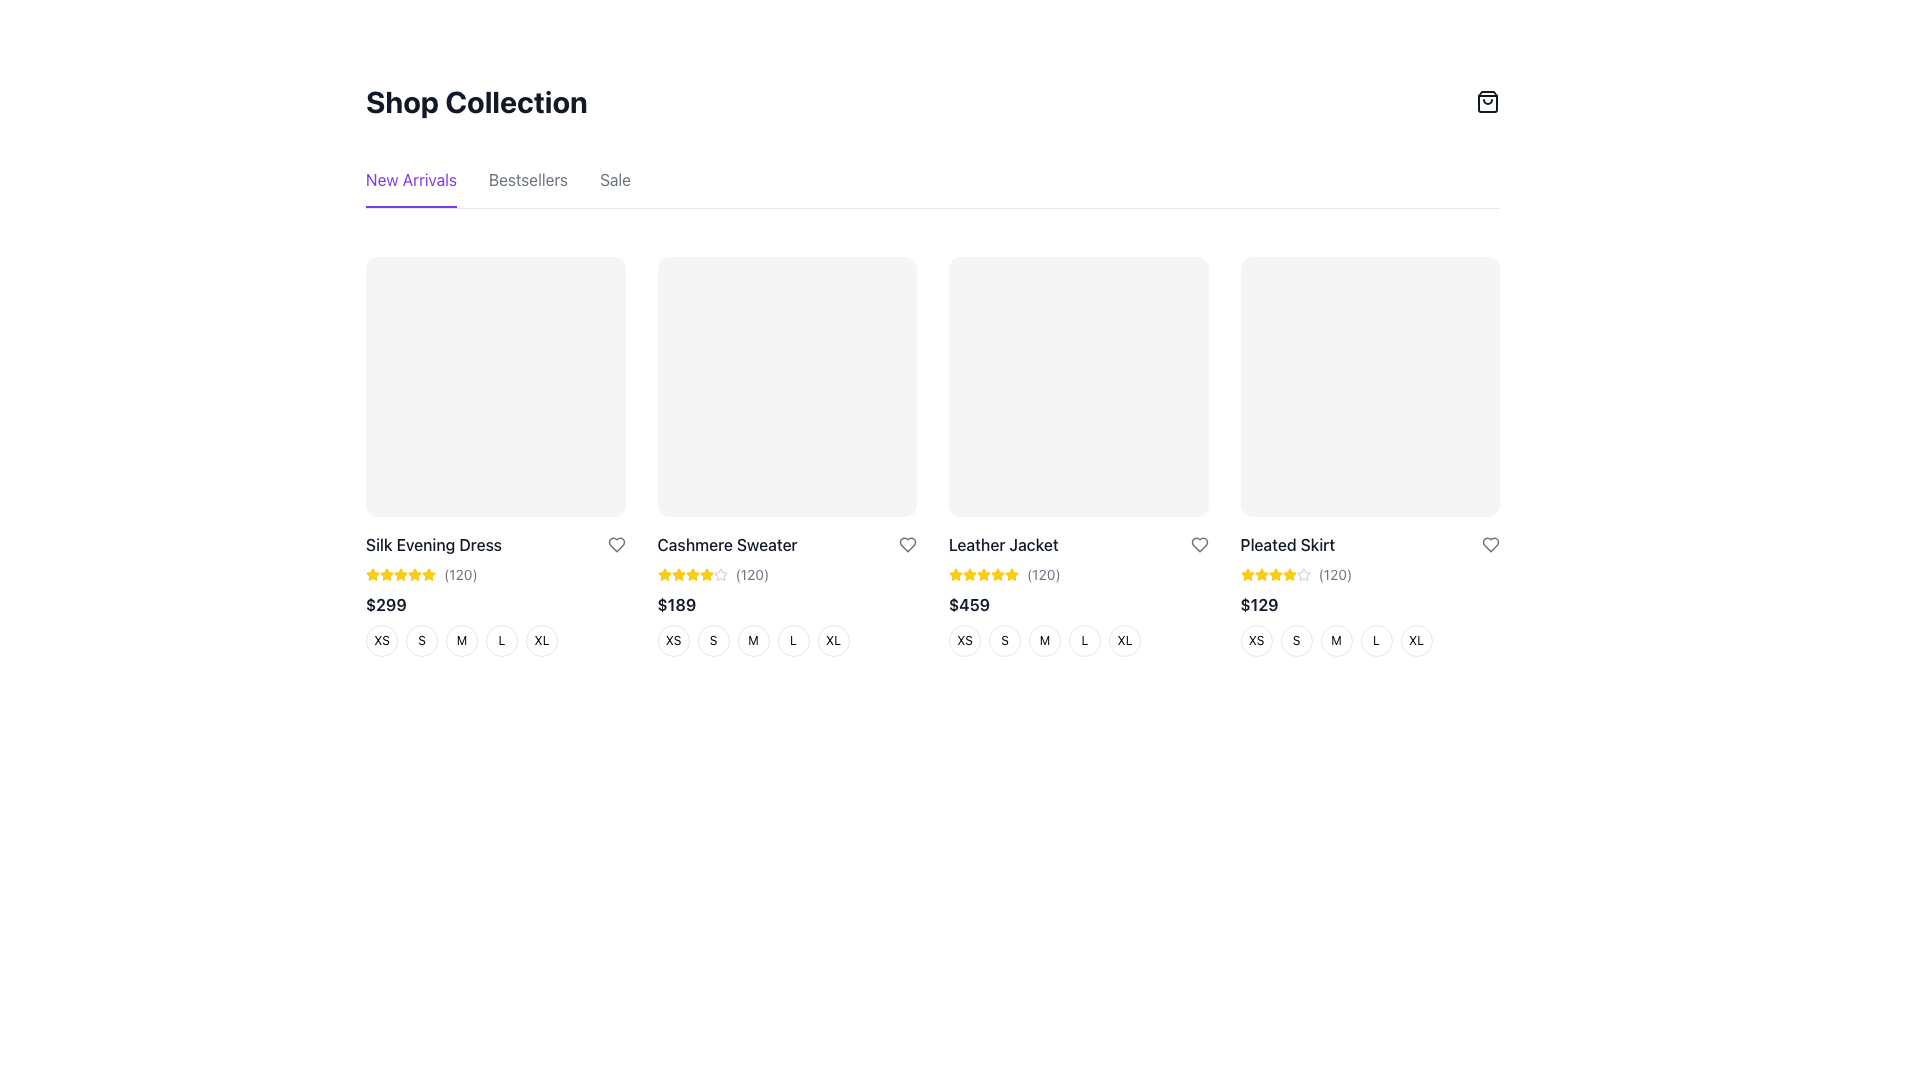  I want to click on the visual representation of the first yellow star icon used for user ratings under the 'Pleated Skirt' product description, so click(1246, 574).